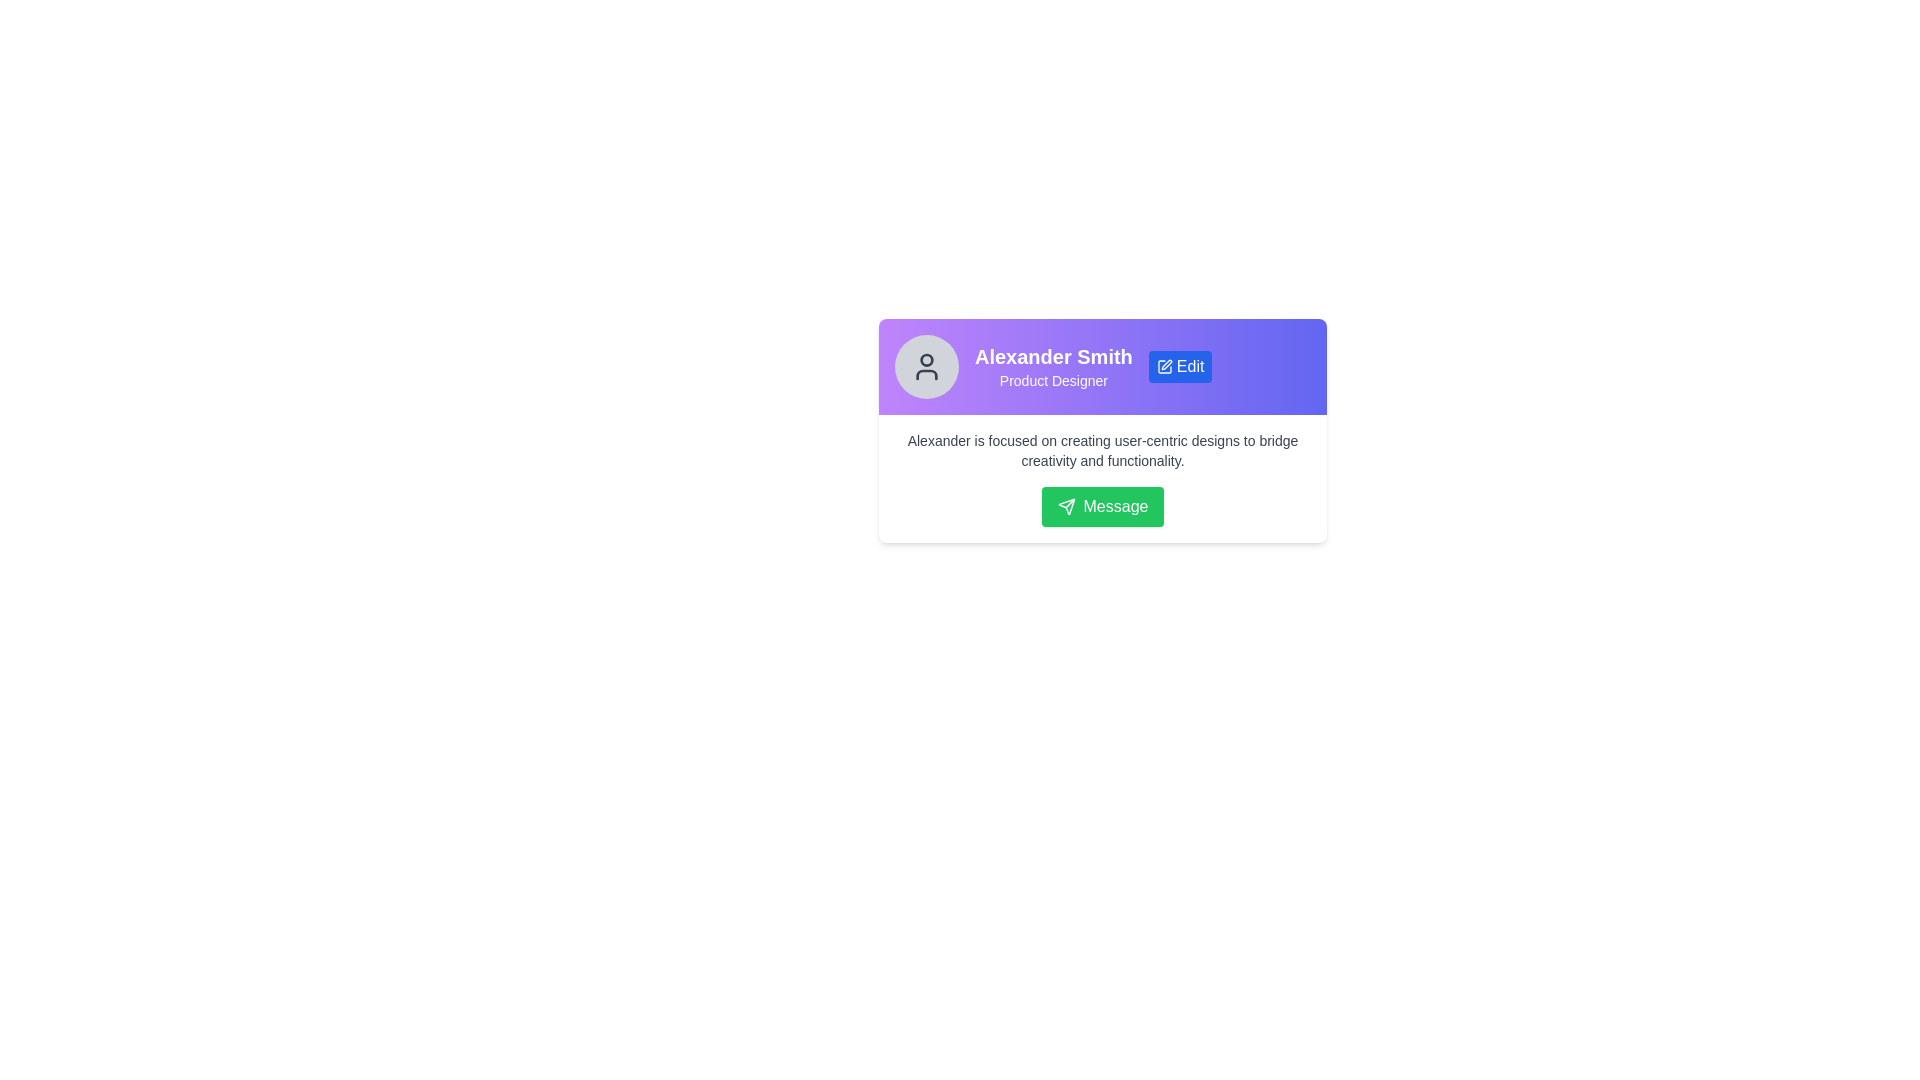 Image resolution: width=1920 pixels, height=1080 pixels. Describe the element at coordinates (1164, 366) in the screenshot. I see `the icon styled with a pen symbol inside a blue square outline located within the 'Edit' button to the left of the text label 'Edit'` at that location.